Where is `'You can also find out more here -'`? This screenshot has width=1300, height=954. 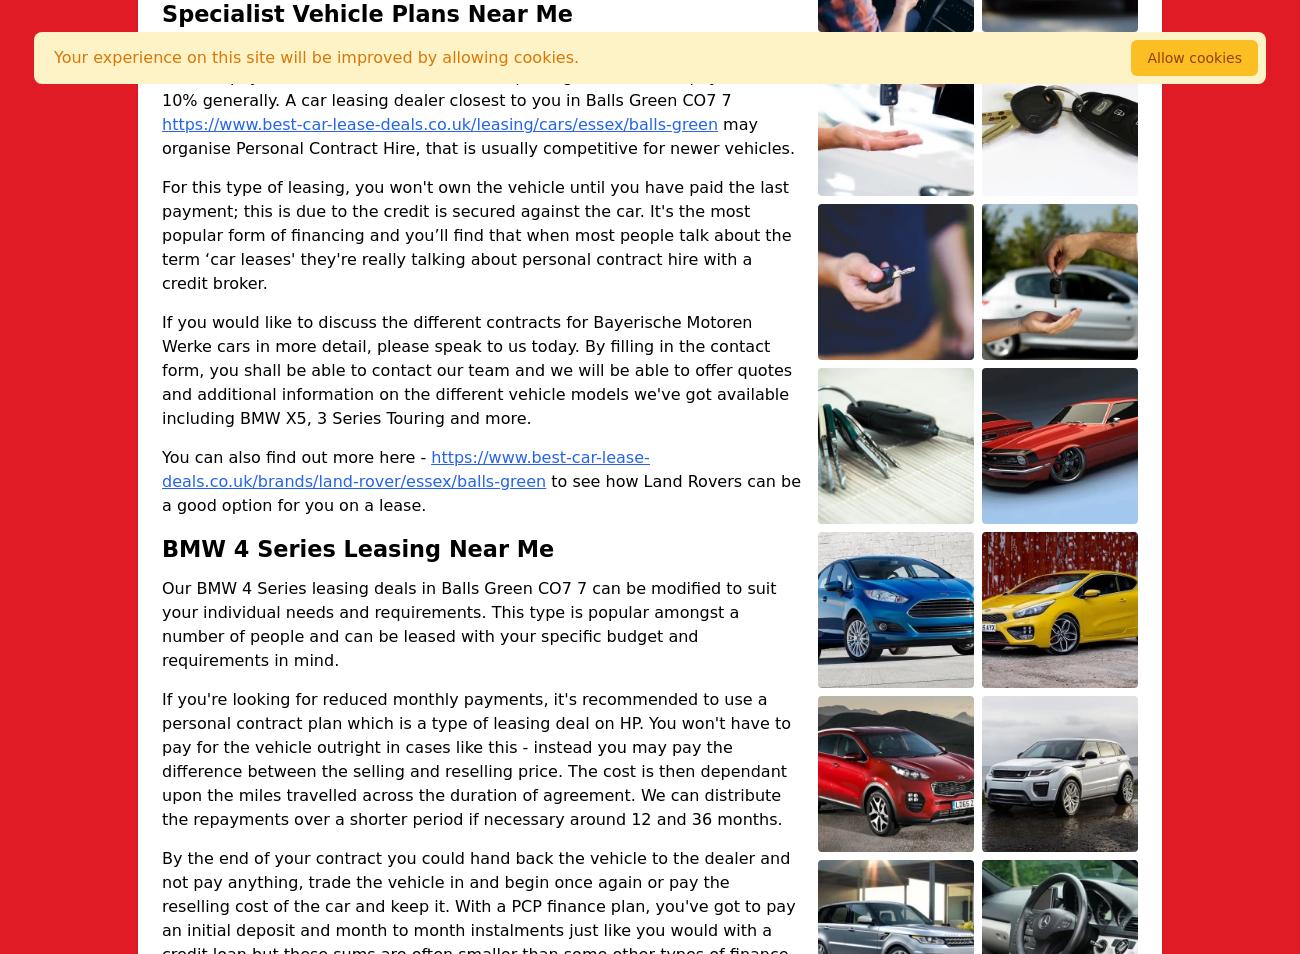
'You can also find out more here -' is located at coordinates (160, 457).